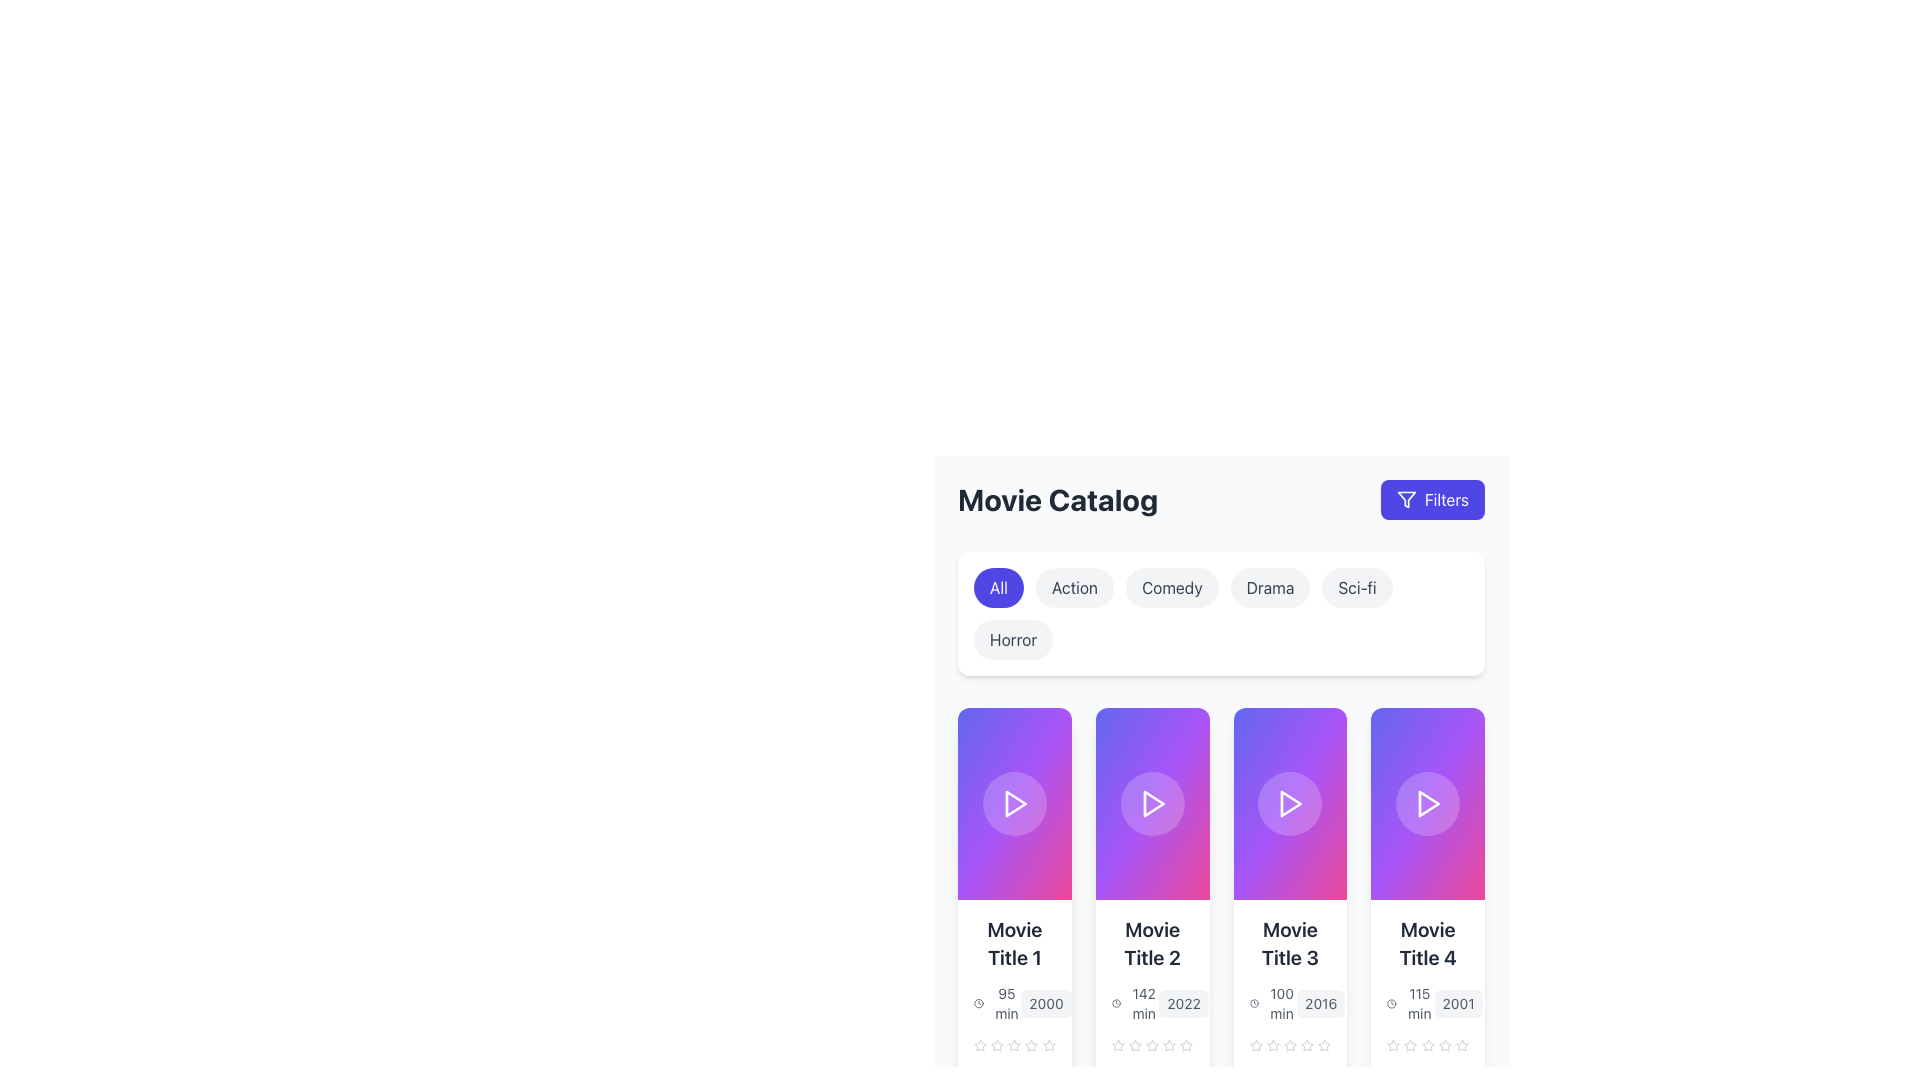 Image resolution: width=1920 pixels, height=1080 pixels. I want to click on the first star icon in the rating system below the card labeled 'Movie Title 2', so click(1117, 1044).